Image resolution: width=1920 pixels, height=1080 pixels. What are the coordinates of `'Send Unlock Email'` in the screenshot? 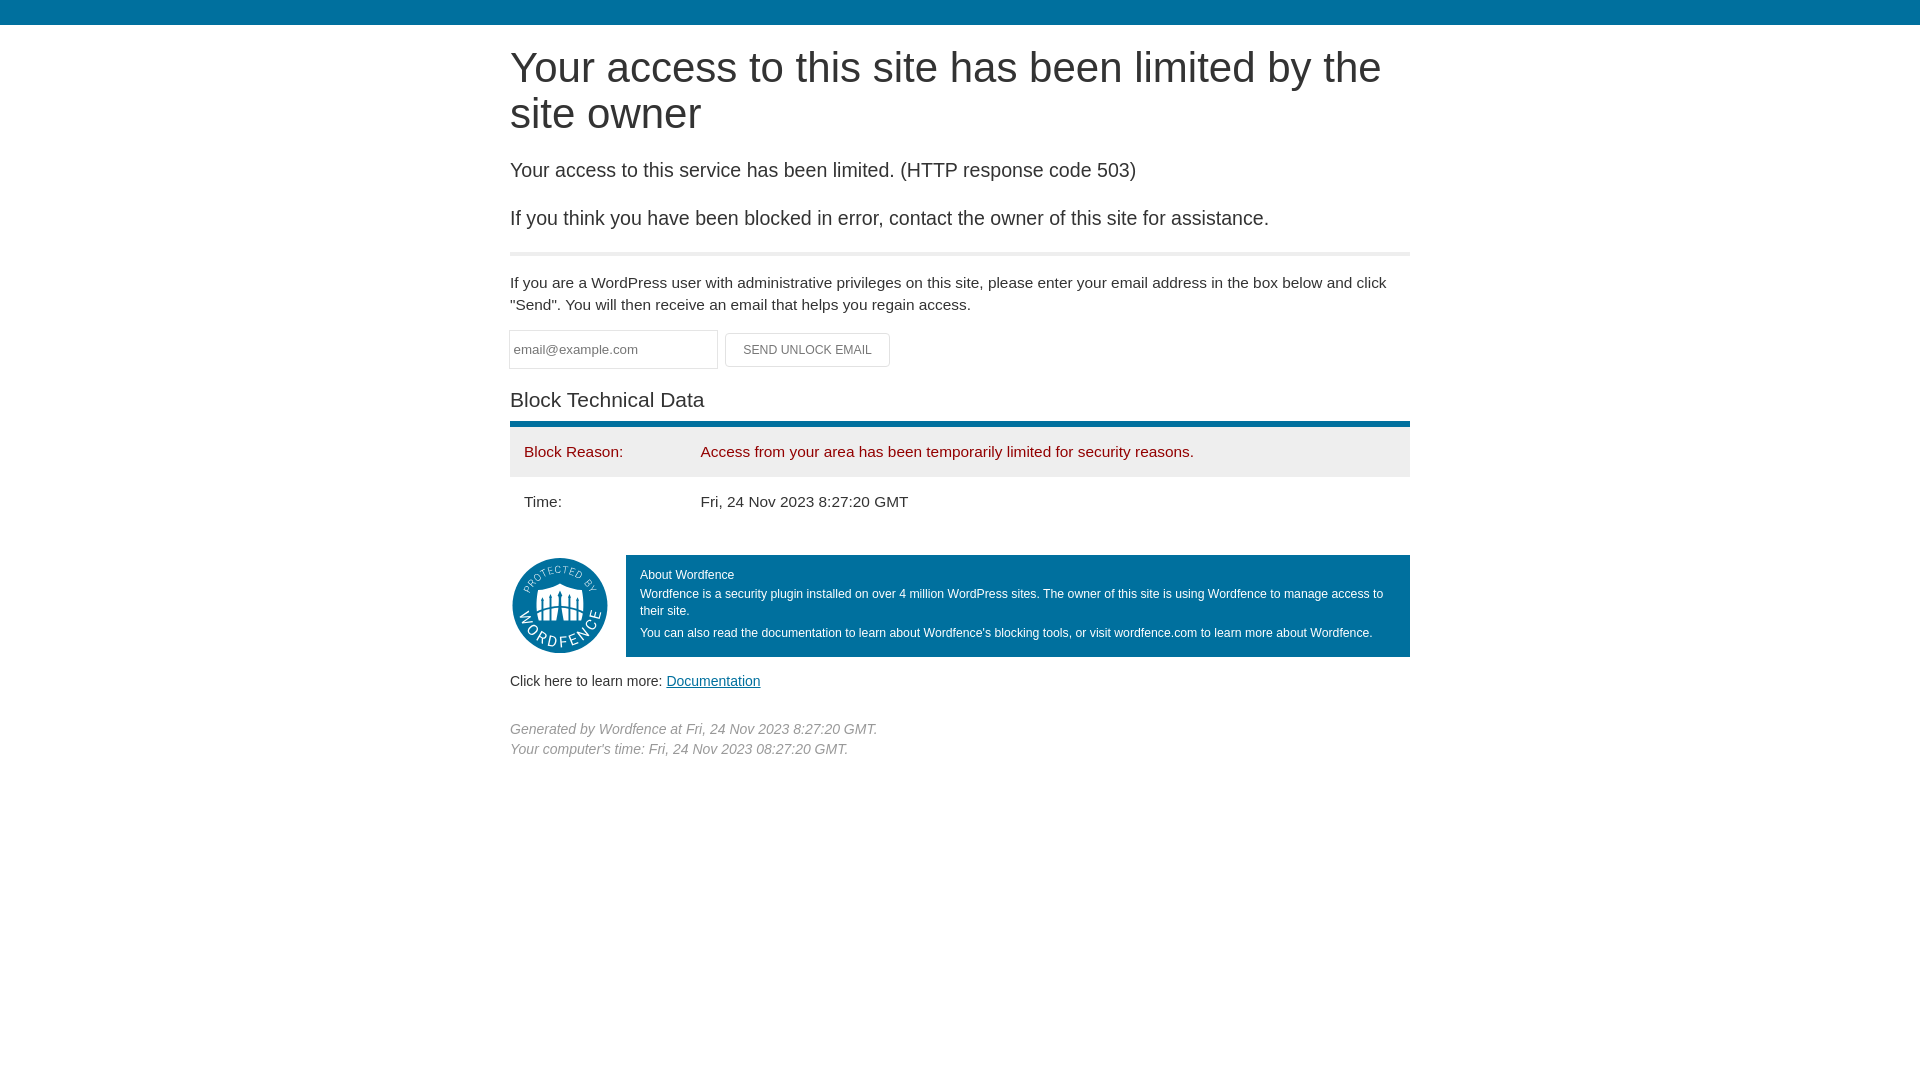 It's located at (807, 349).